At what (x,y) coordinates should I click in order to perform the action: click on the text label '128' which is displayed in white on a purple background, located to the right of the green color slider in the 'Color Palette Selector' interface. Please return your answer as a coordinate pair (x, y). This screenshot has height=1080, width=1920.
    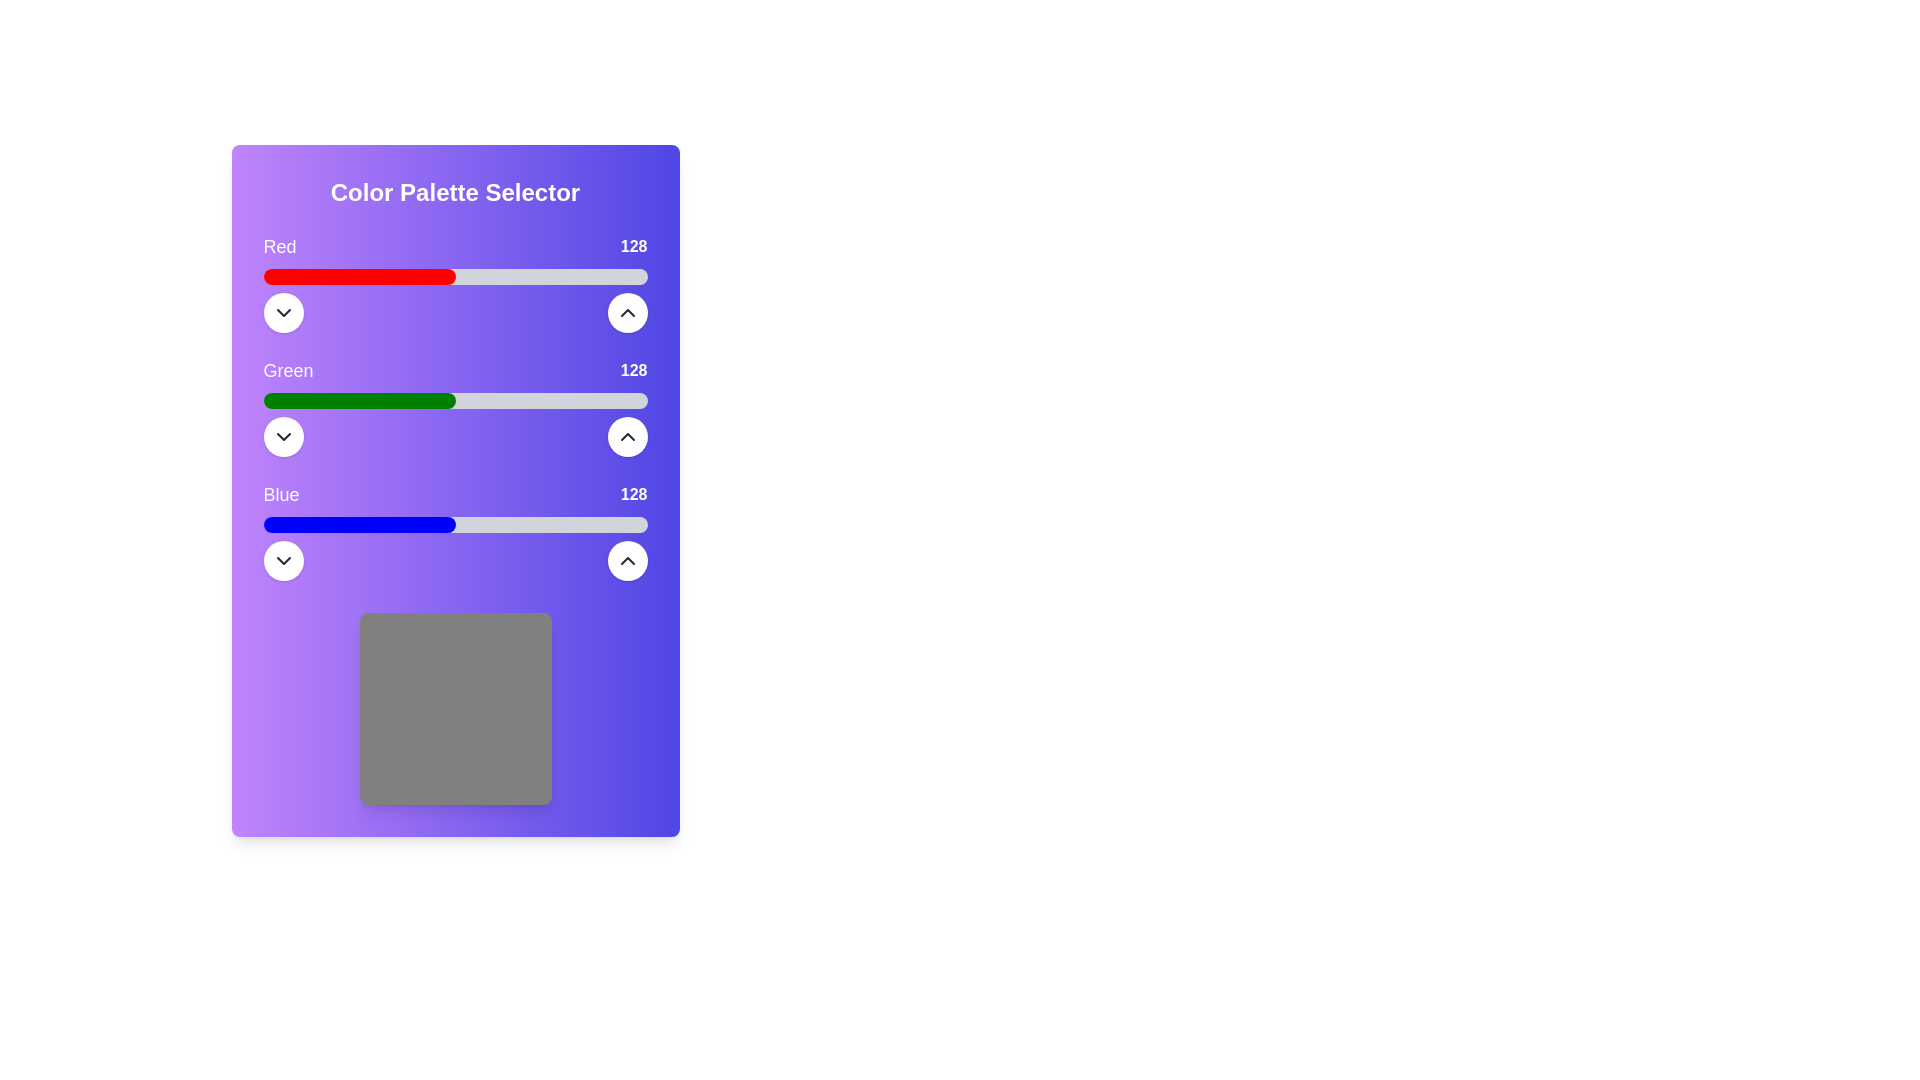
    Looking at the image, I should click on (633, 370).